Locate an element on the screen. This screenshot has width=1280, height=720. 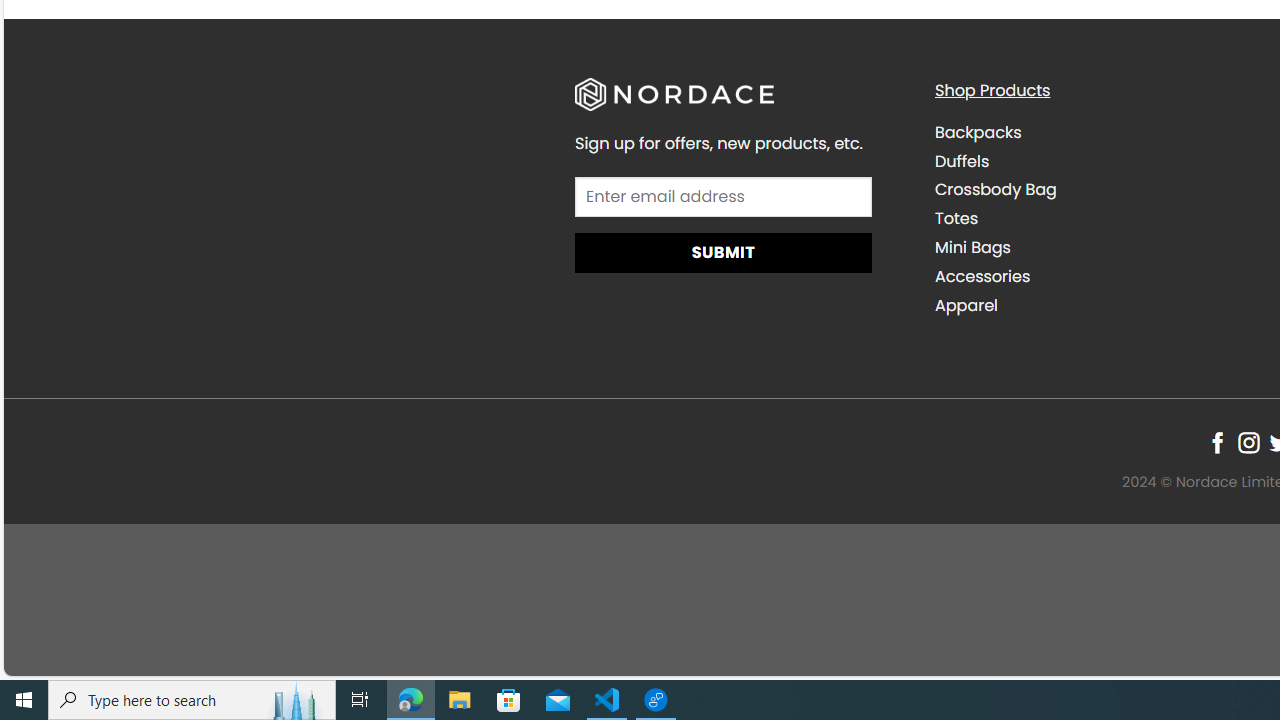
'Accessories' is located at coordinates (982, 276).